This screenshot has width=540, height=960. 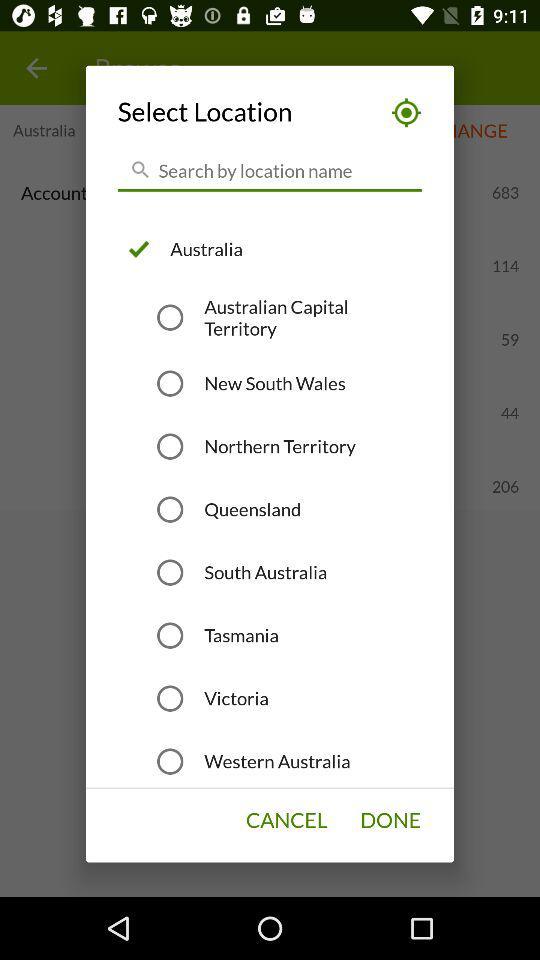 I want to click on icon above victoria icon, so click(x=241, y=634).